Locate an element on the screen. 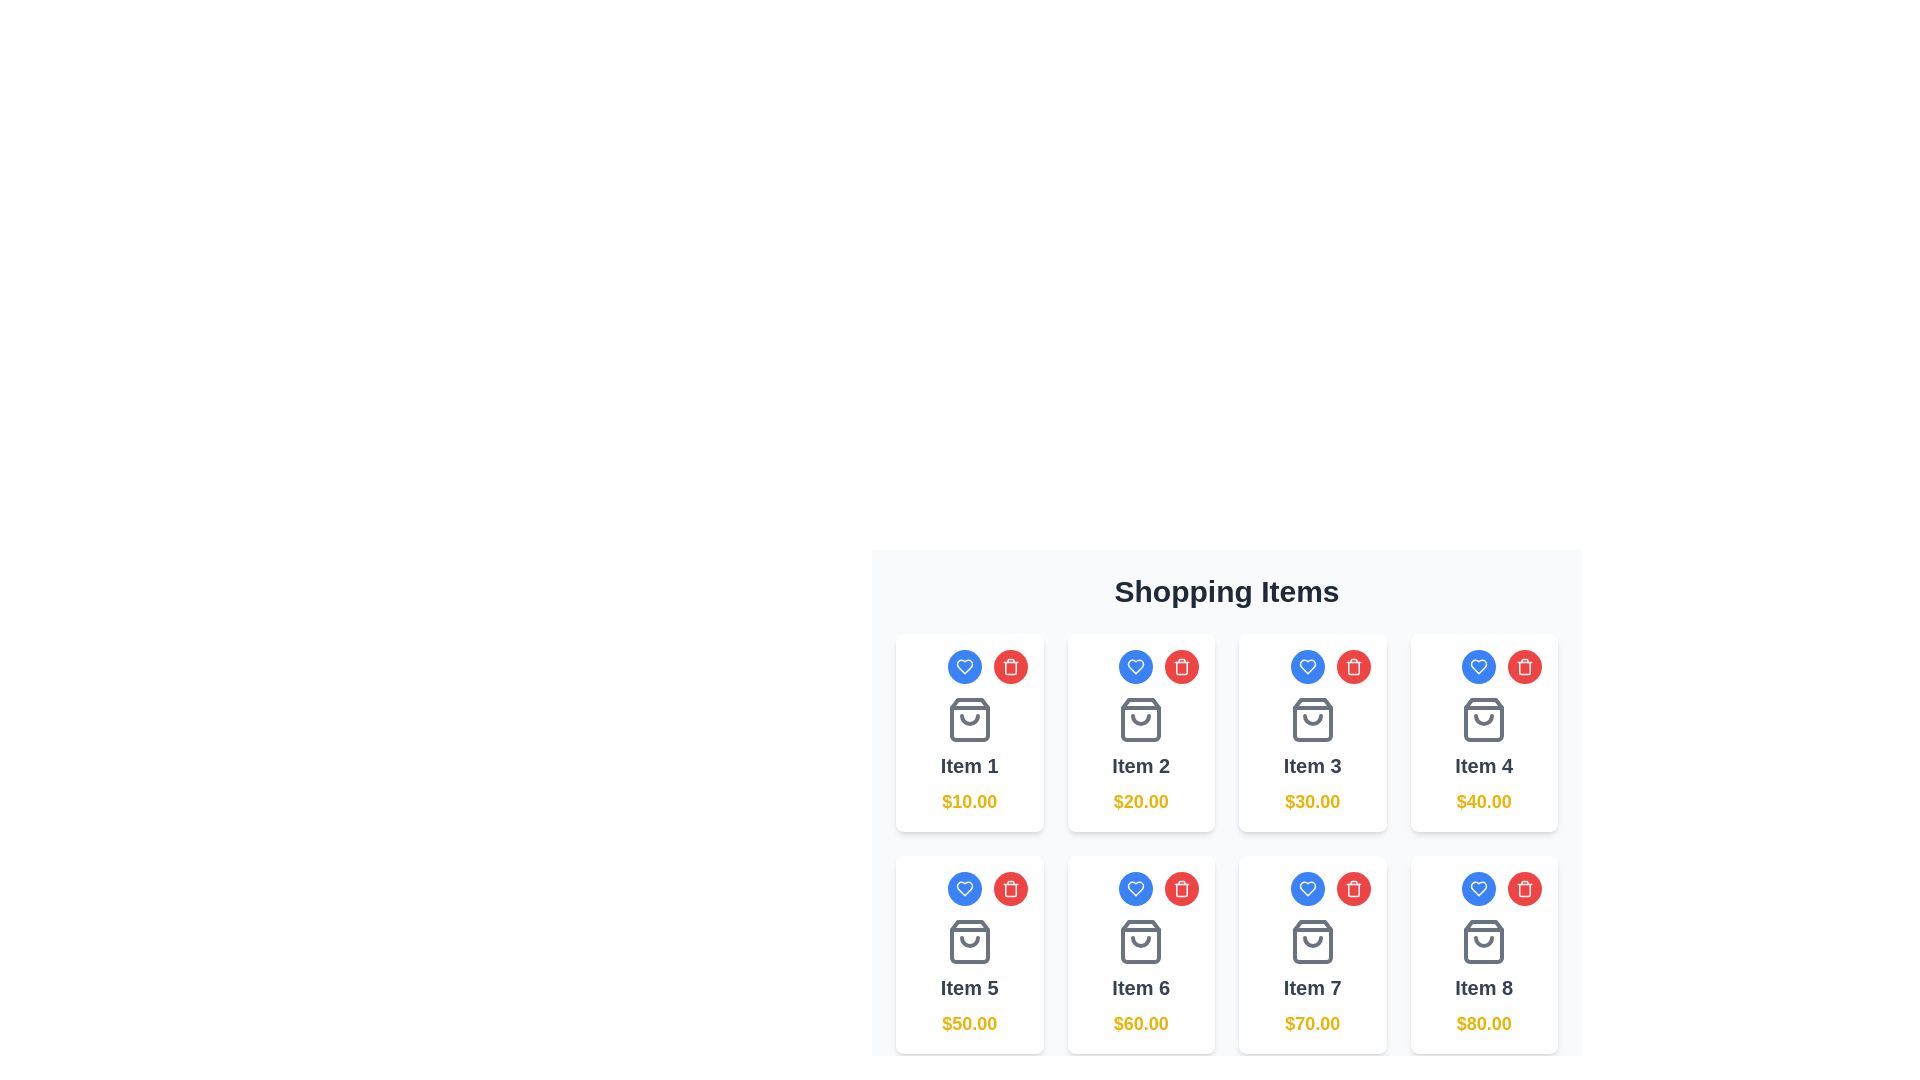 Image resolution: width=1920 pixels, height=1080 pixels. displayed price from the bold, yellow-colored text label showing '$20.00' located within the 'Item 2' card is located at coordinates (1141, 801).